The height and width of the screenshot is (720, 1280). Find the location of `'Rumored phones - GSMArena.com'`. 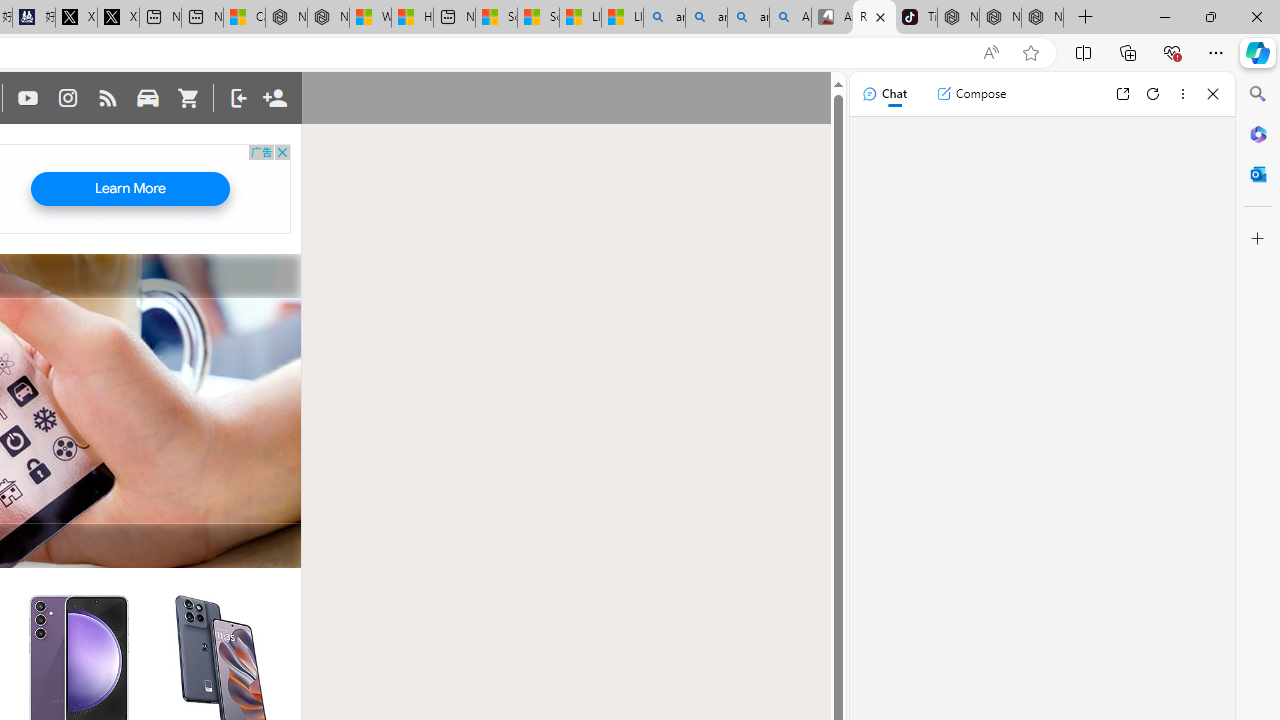

'Rumored phones - GSMArena.com' is located at coordinates (874, 17).